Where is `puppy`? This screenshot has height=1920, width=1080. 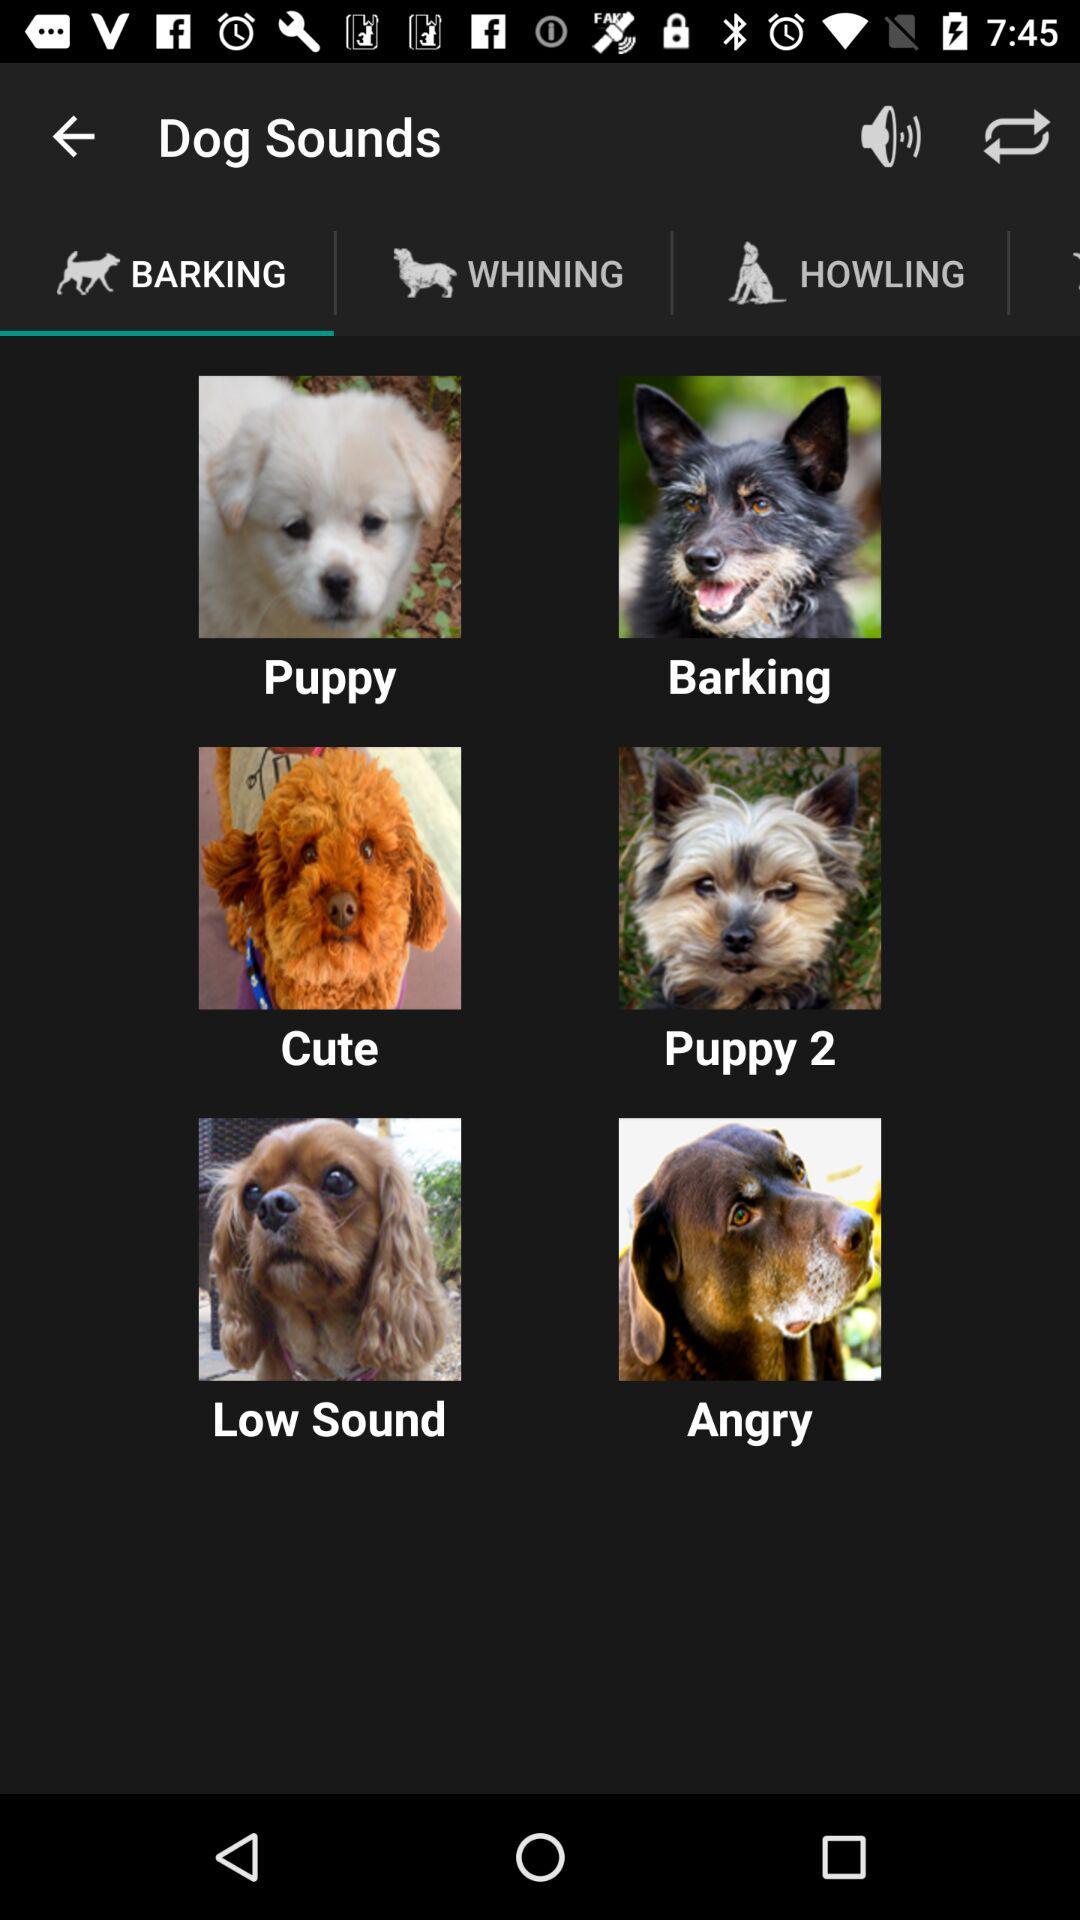
puppy is located at coordinates (329, 507).